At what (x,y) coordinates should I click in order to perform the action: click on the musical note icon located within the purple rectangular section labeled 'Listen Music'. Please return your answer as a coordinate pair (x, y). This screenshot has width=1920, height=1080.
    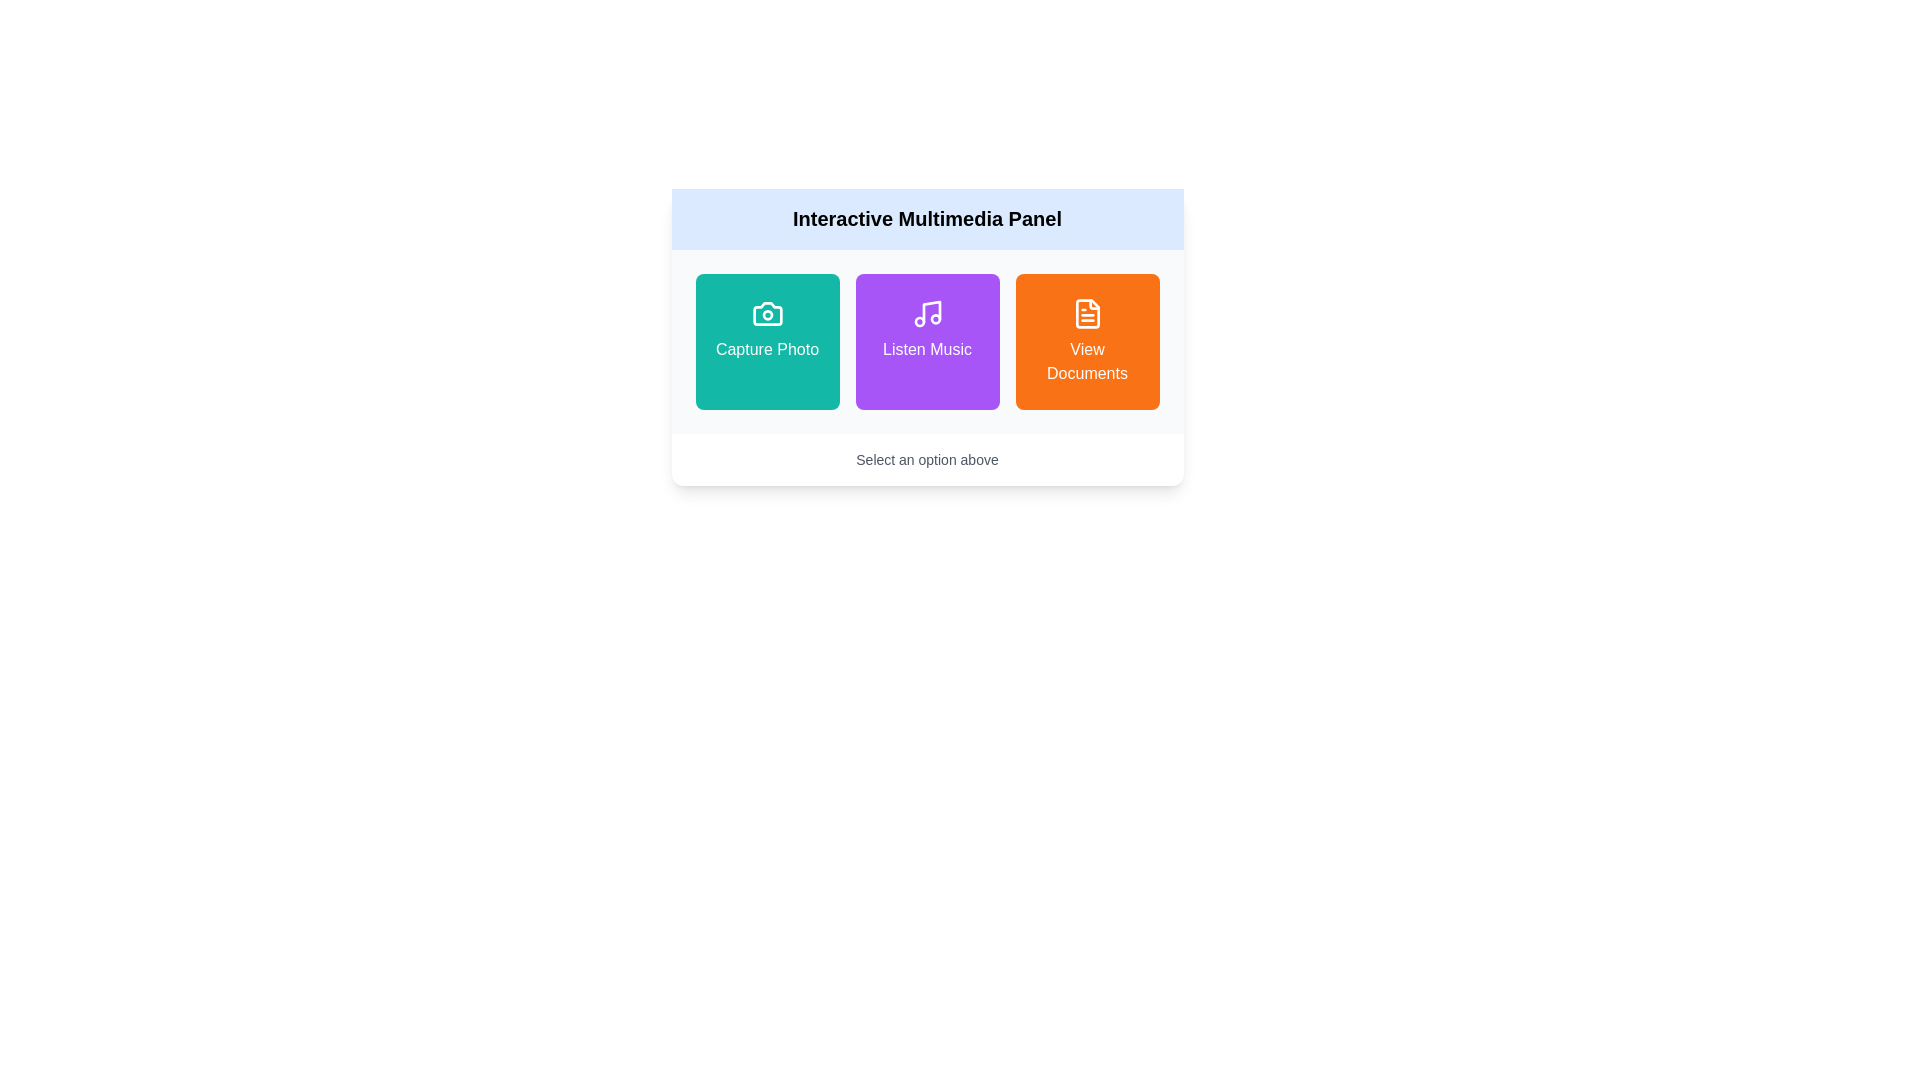
    Looking at the image, I should click on (926, 313).